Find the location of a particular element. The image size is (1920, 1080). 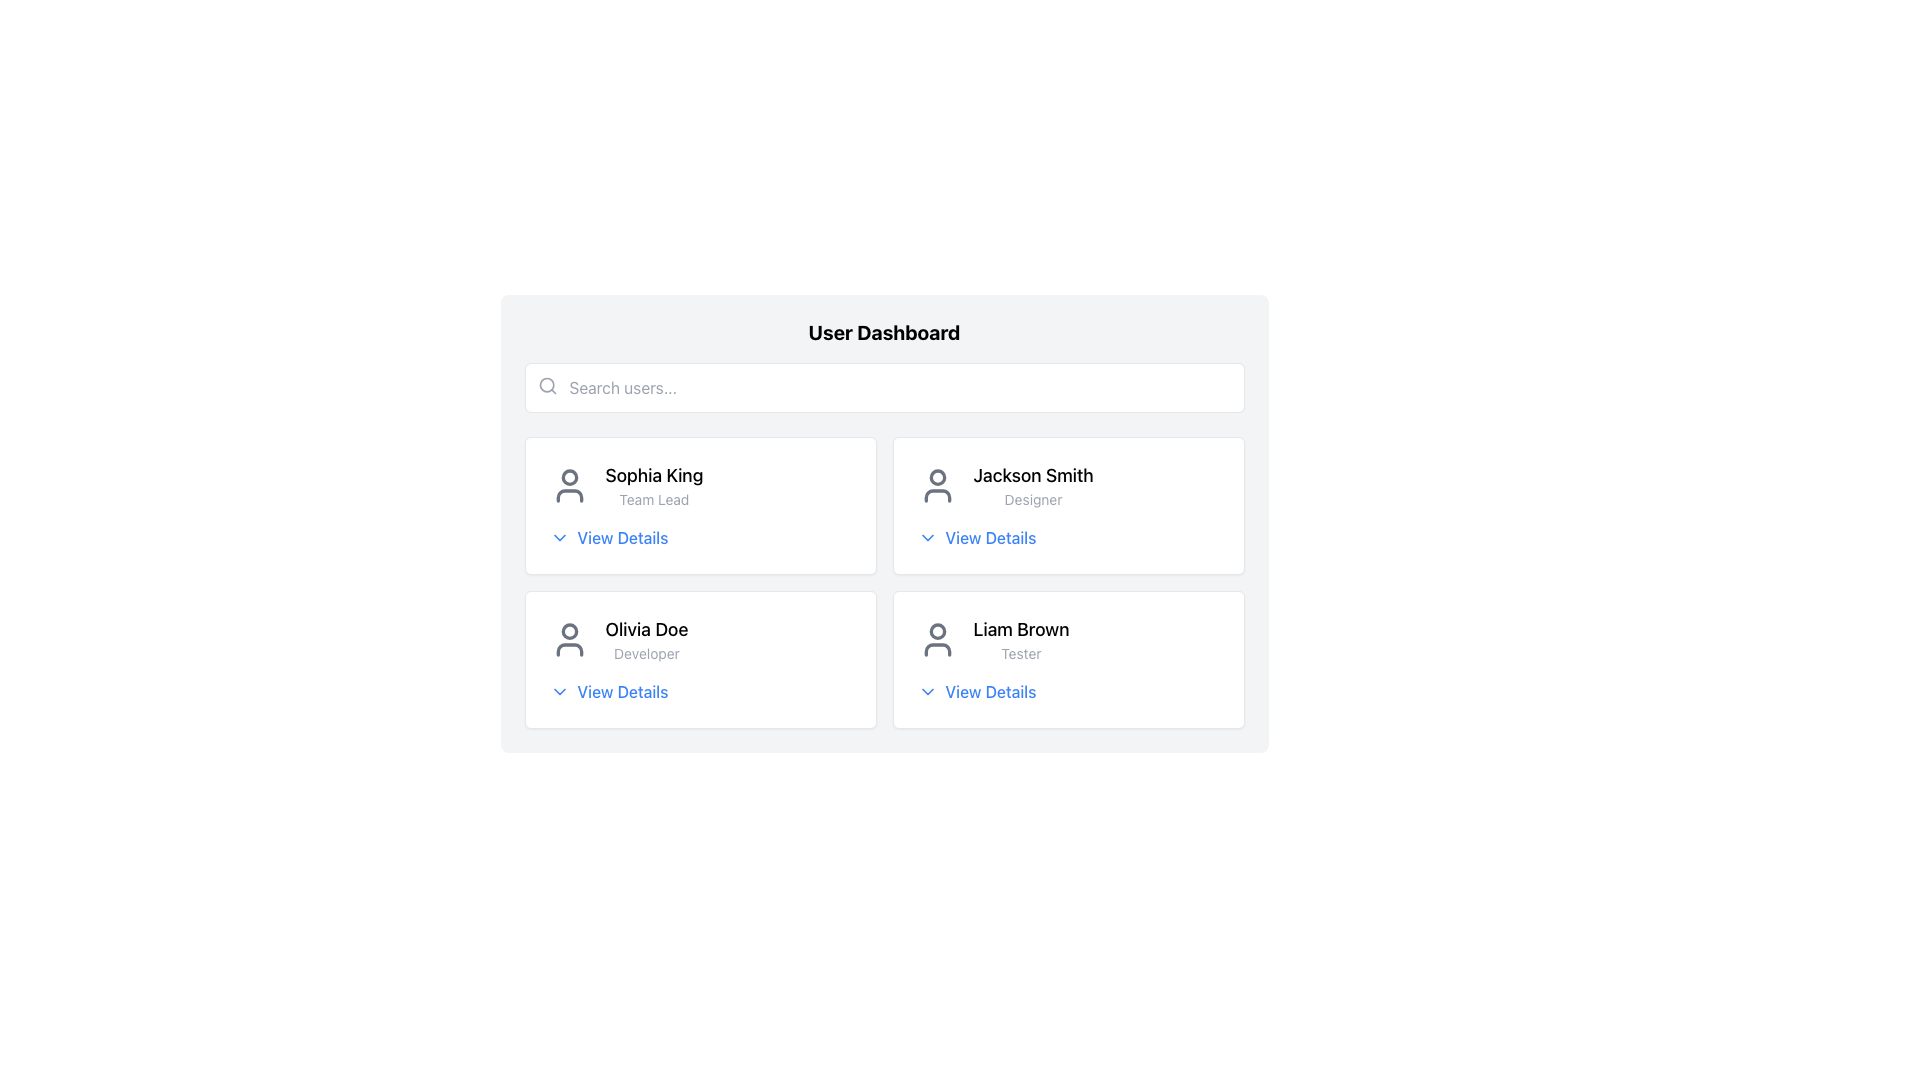

the collapsible icon located on the left side of the 'View Details' text within the card for 'Sophia King' is located at coordinates (559, 536).